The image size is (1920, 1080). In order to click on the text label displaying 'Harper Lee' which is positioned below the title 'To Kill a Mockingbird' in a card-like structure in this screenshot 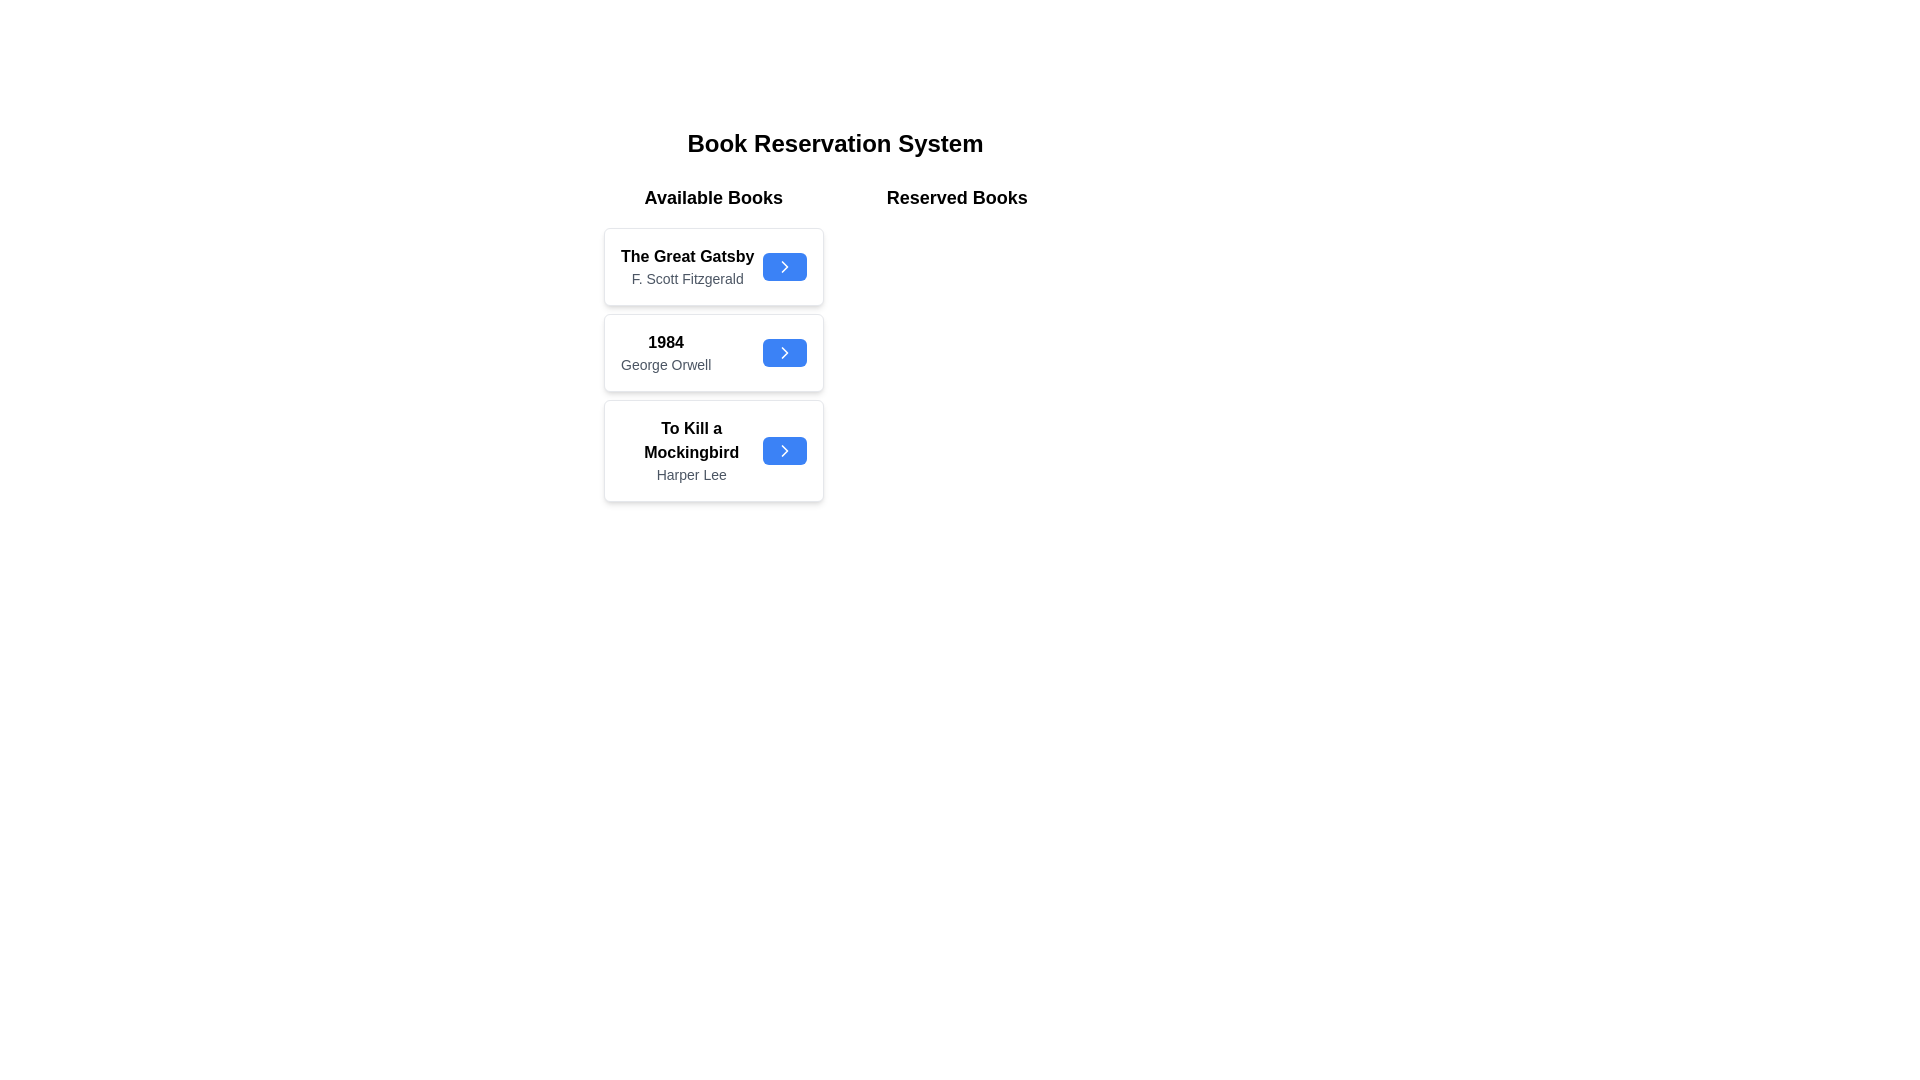, I will do `click(691, 474)`.